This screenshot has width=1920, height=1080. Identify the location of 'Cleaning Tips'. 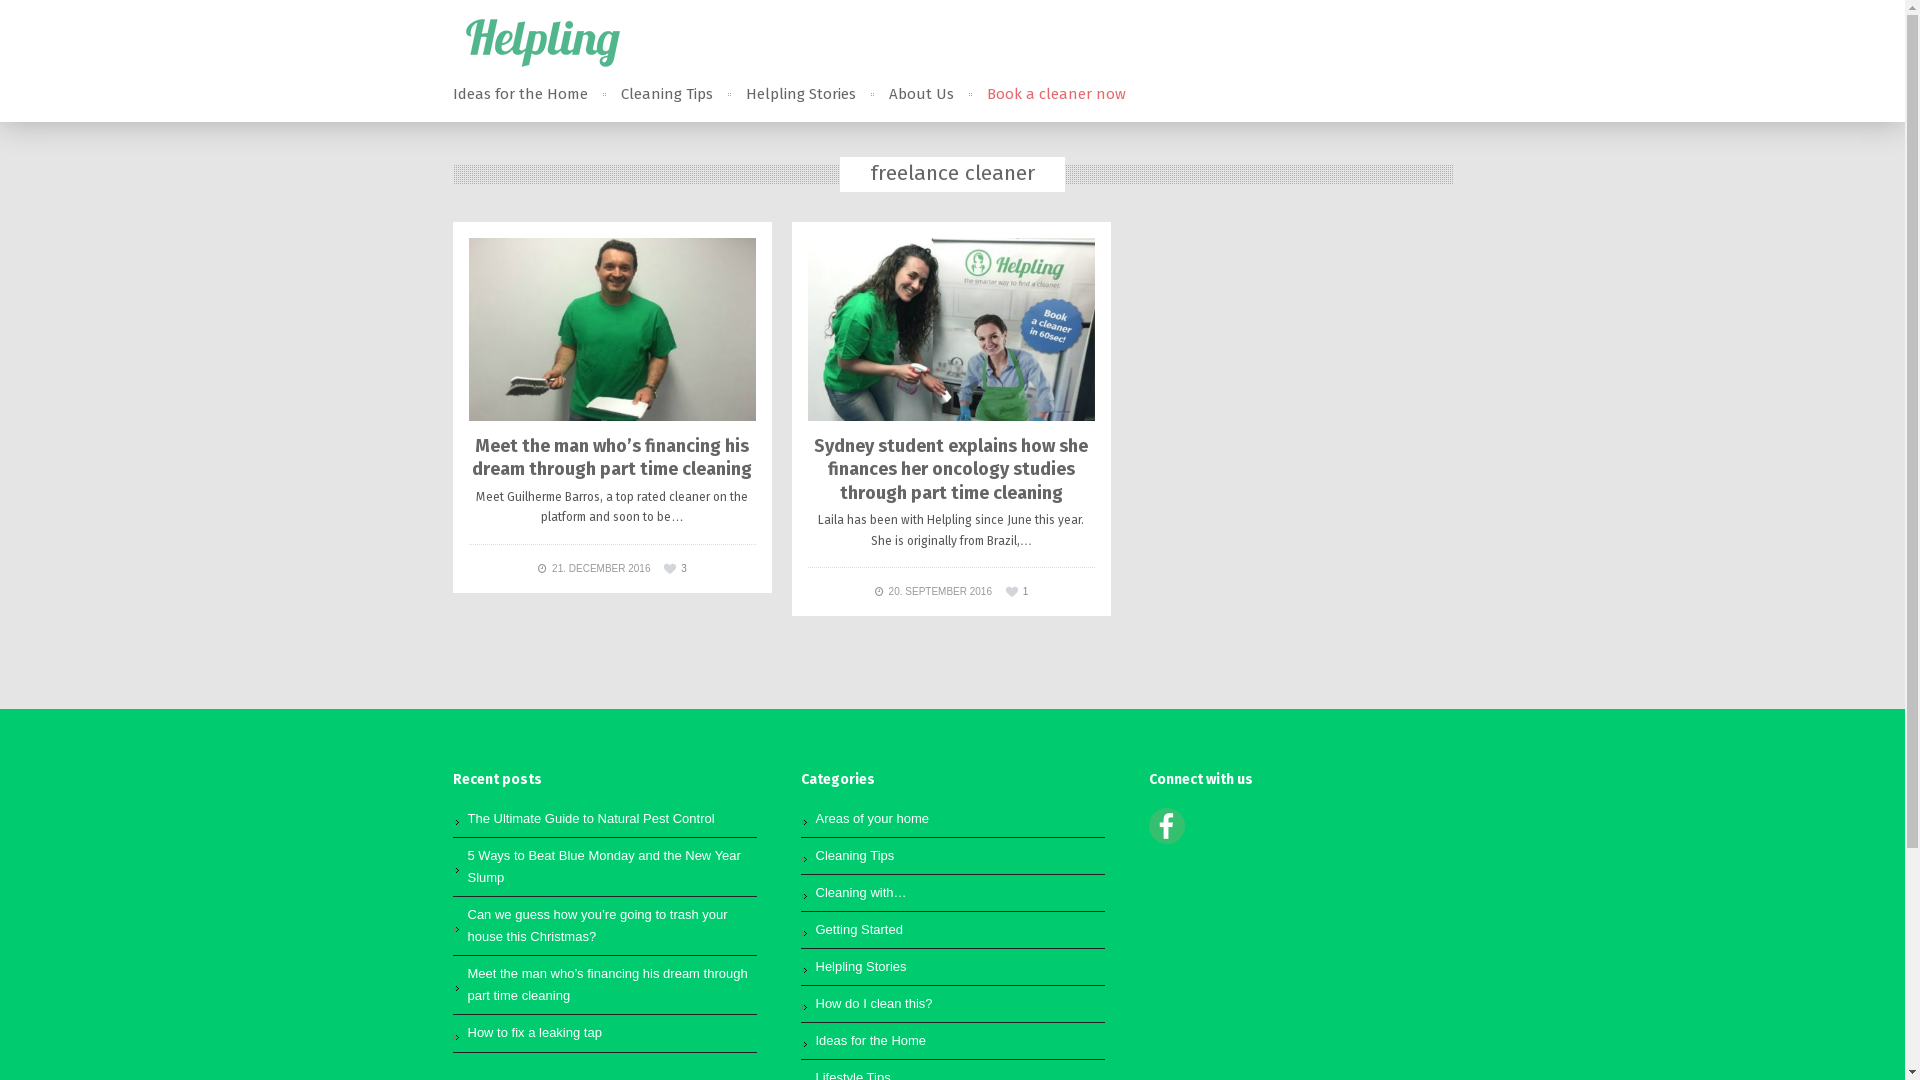
(666, 94).